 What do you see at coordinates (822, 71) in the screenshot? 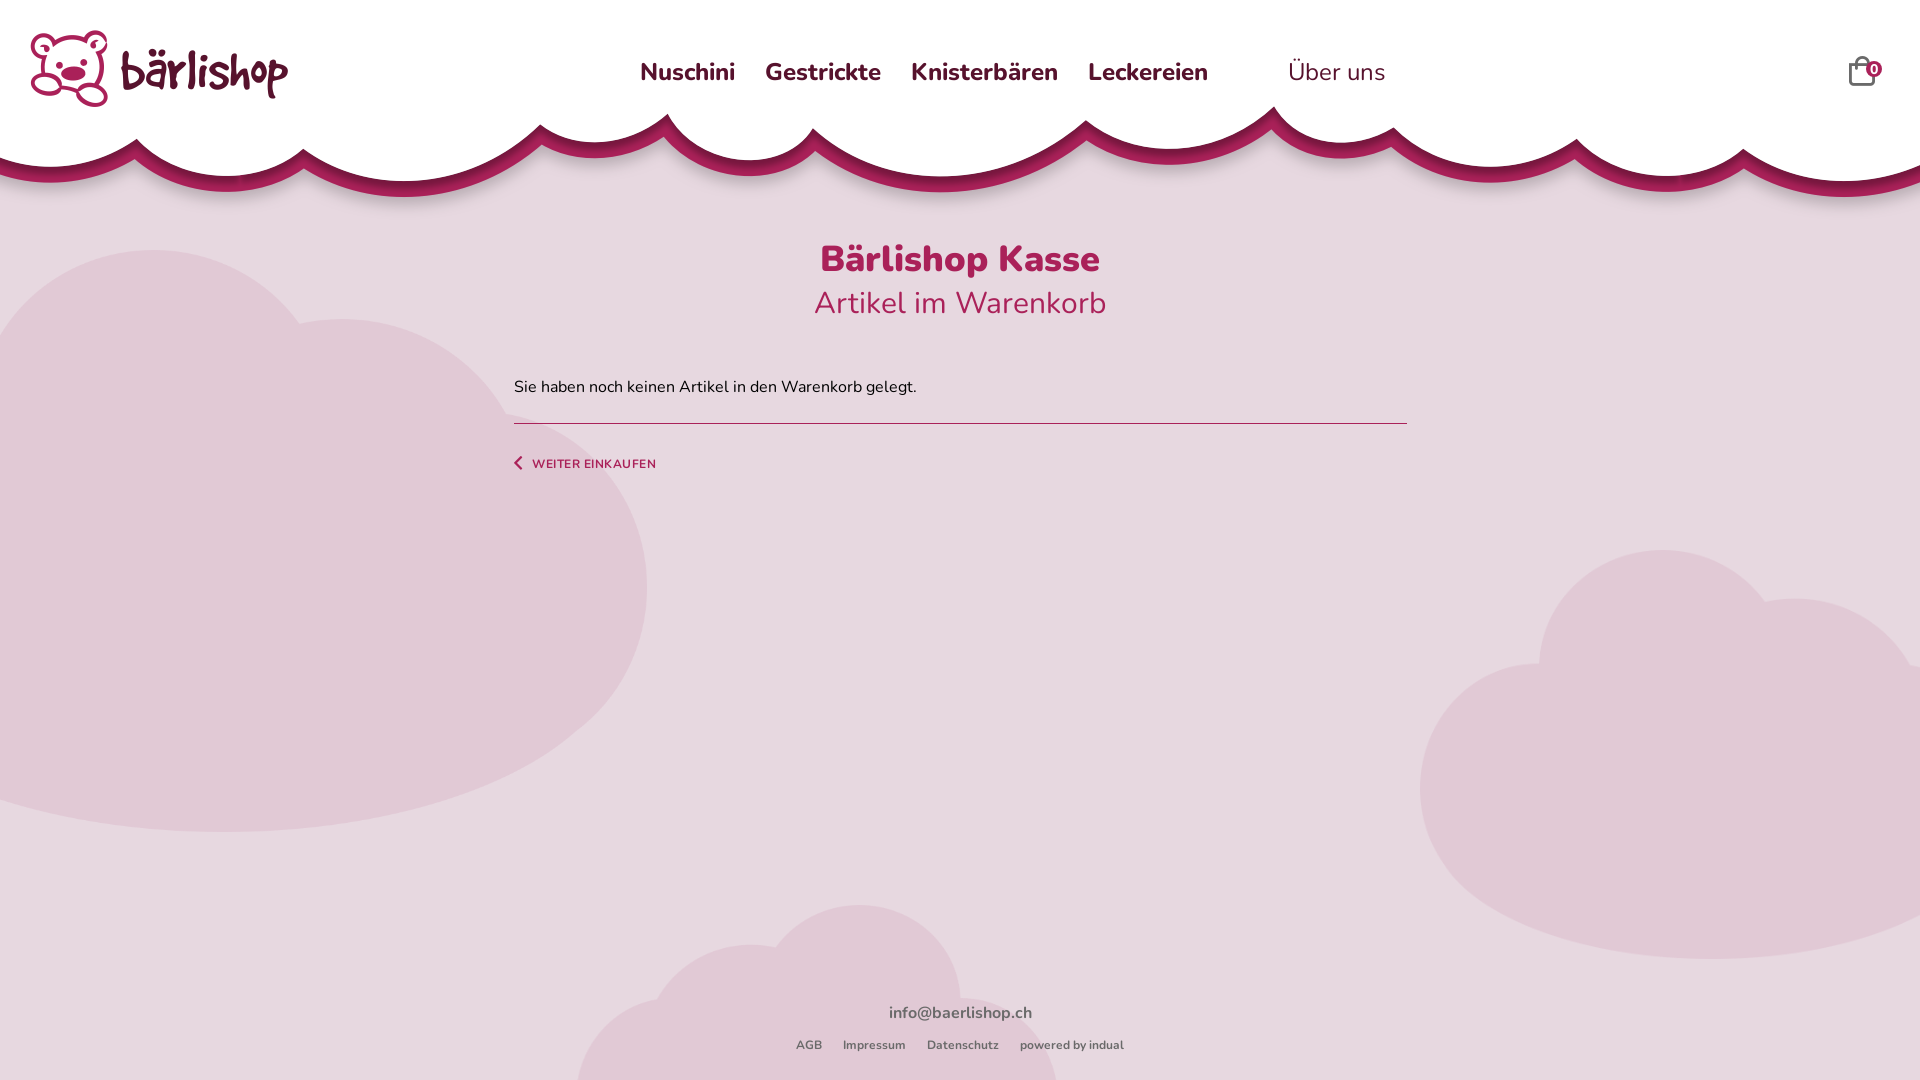
I see `'Gestrickte'` at bounding box center [822, 71].